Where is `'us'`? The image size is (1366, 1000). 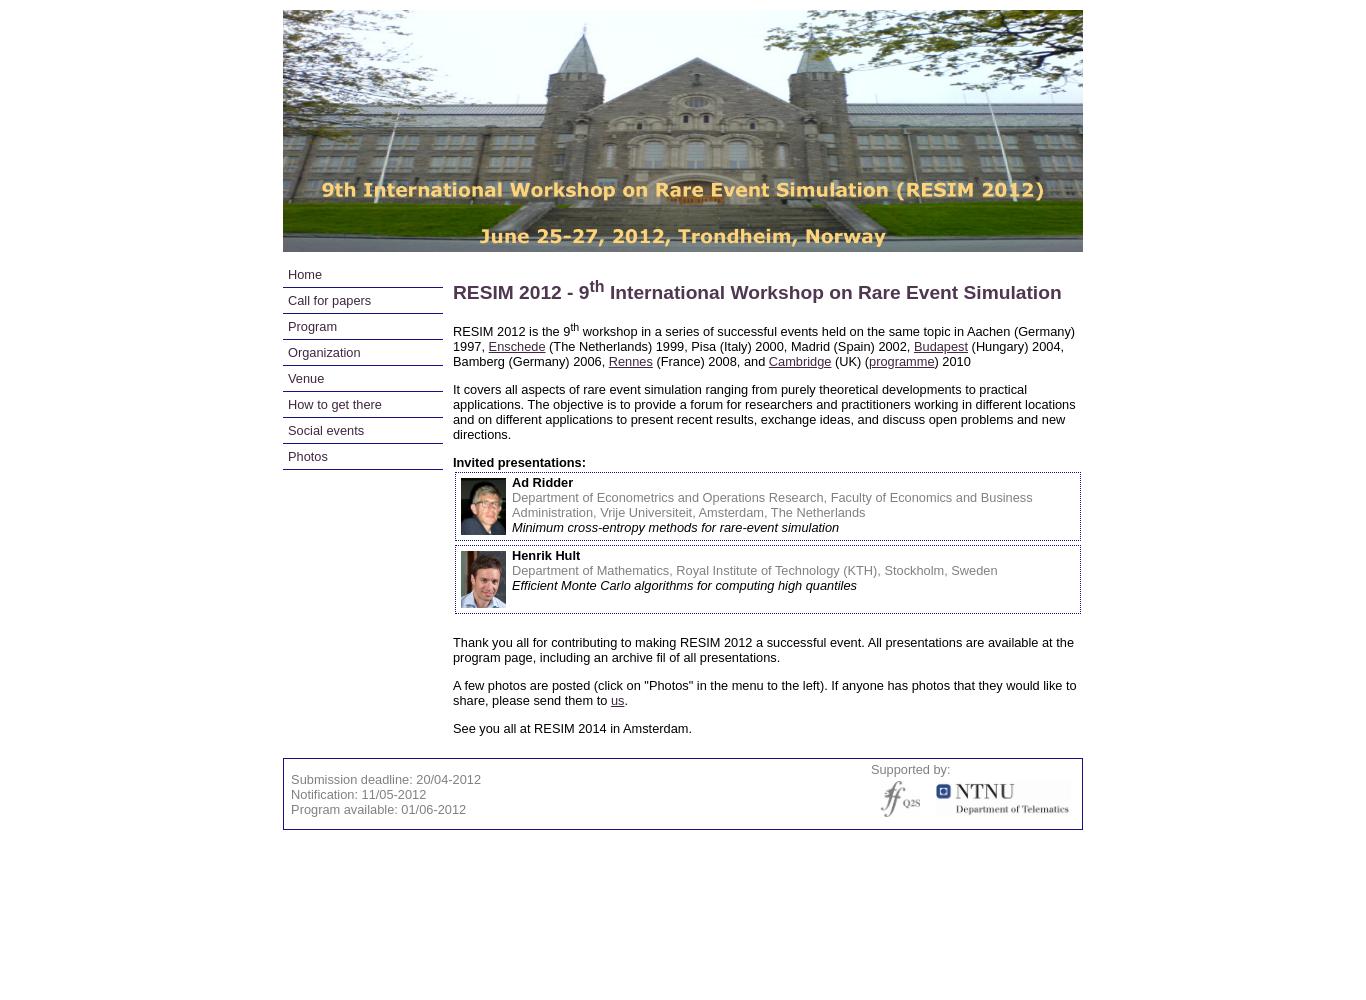
'us' is located at coordinates (616, 698).